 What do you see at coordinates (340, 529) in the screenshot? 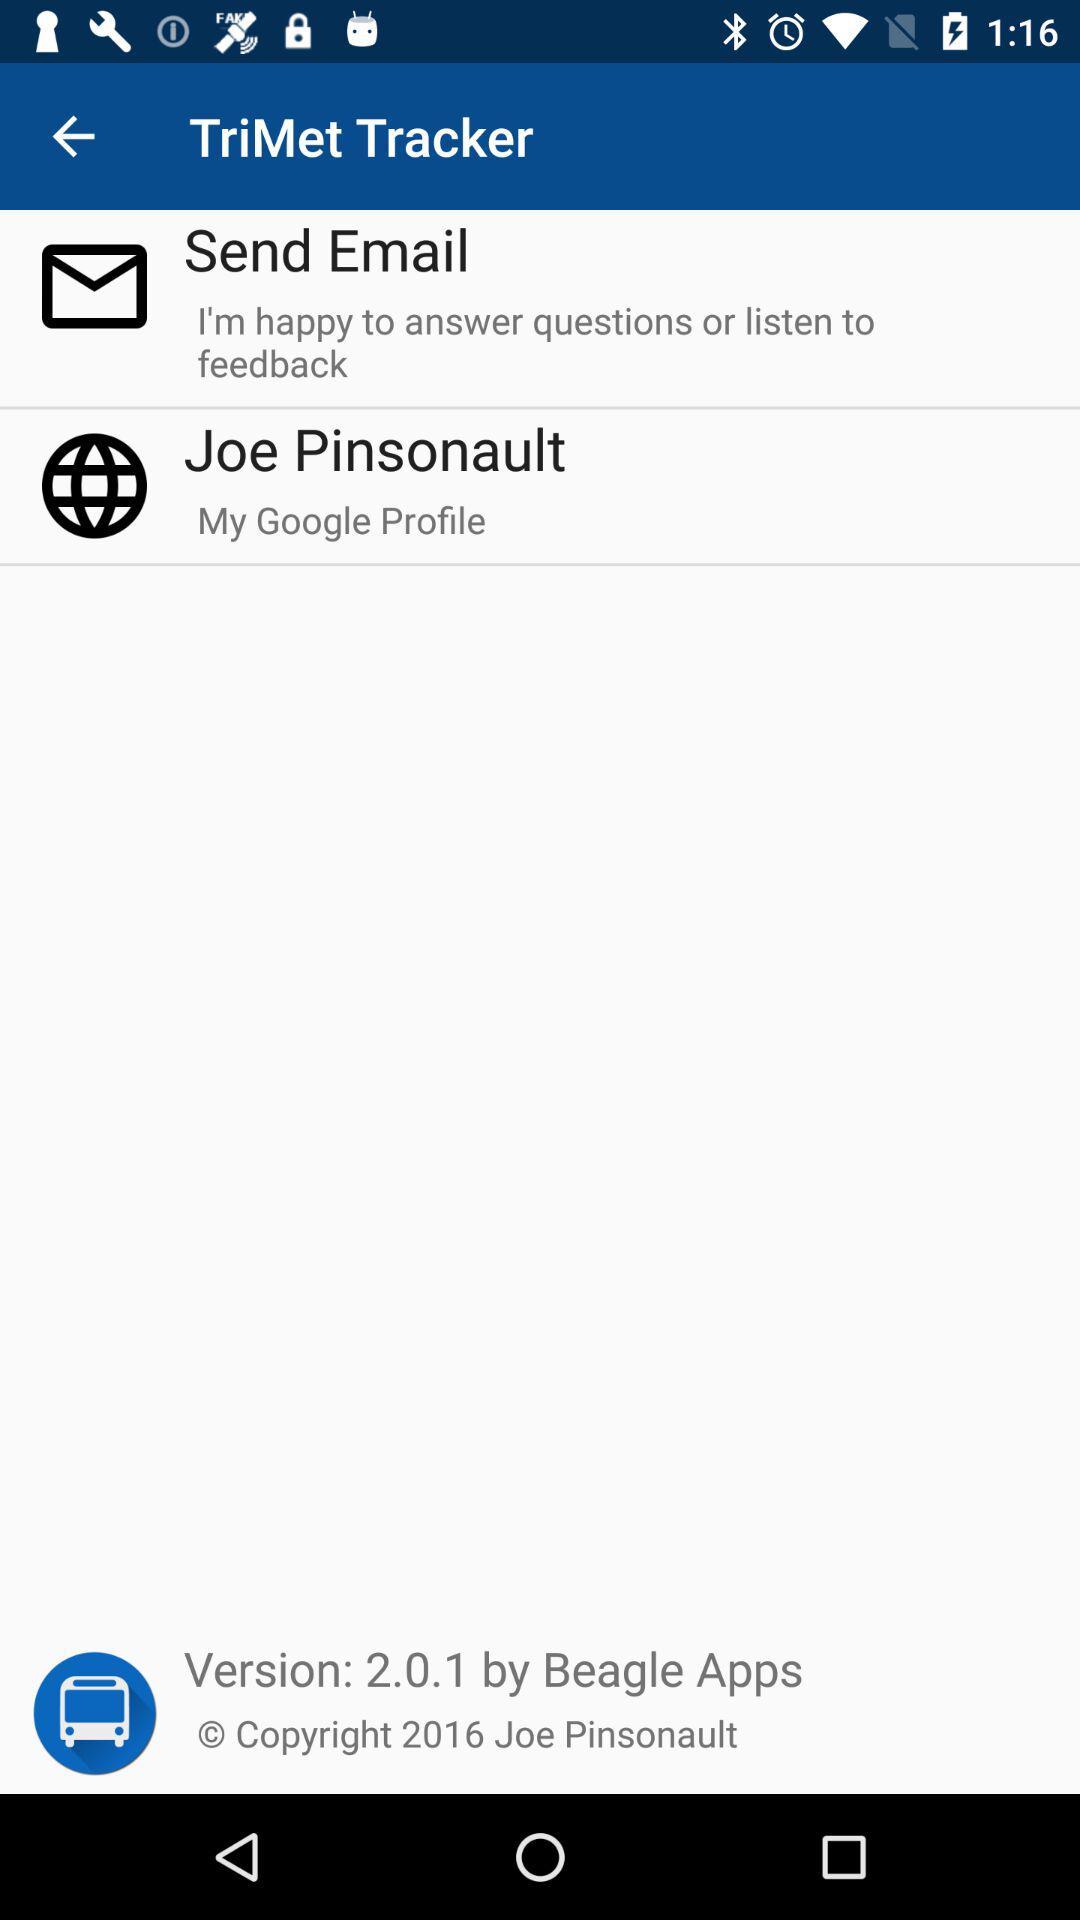
I see `icon below joe pinsonault item` at bounding box center [340, 529].